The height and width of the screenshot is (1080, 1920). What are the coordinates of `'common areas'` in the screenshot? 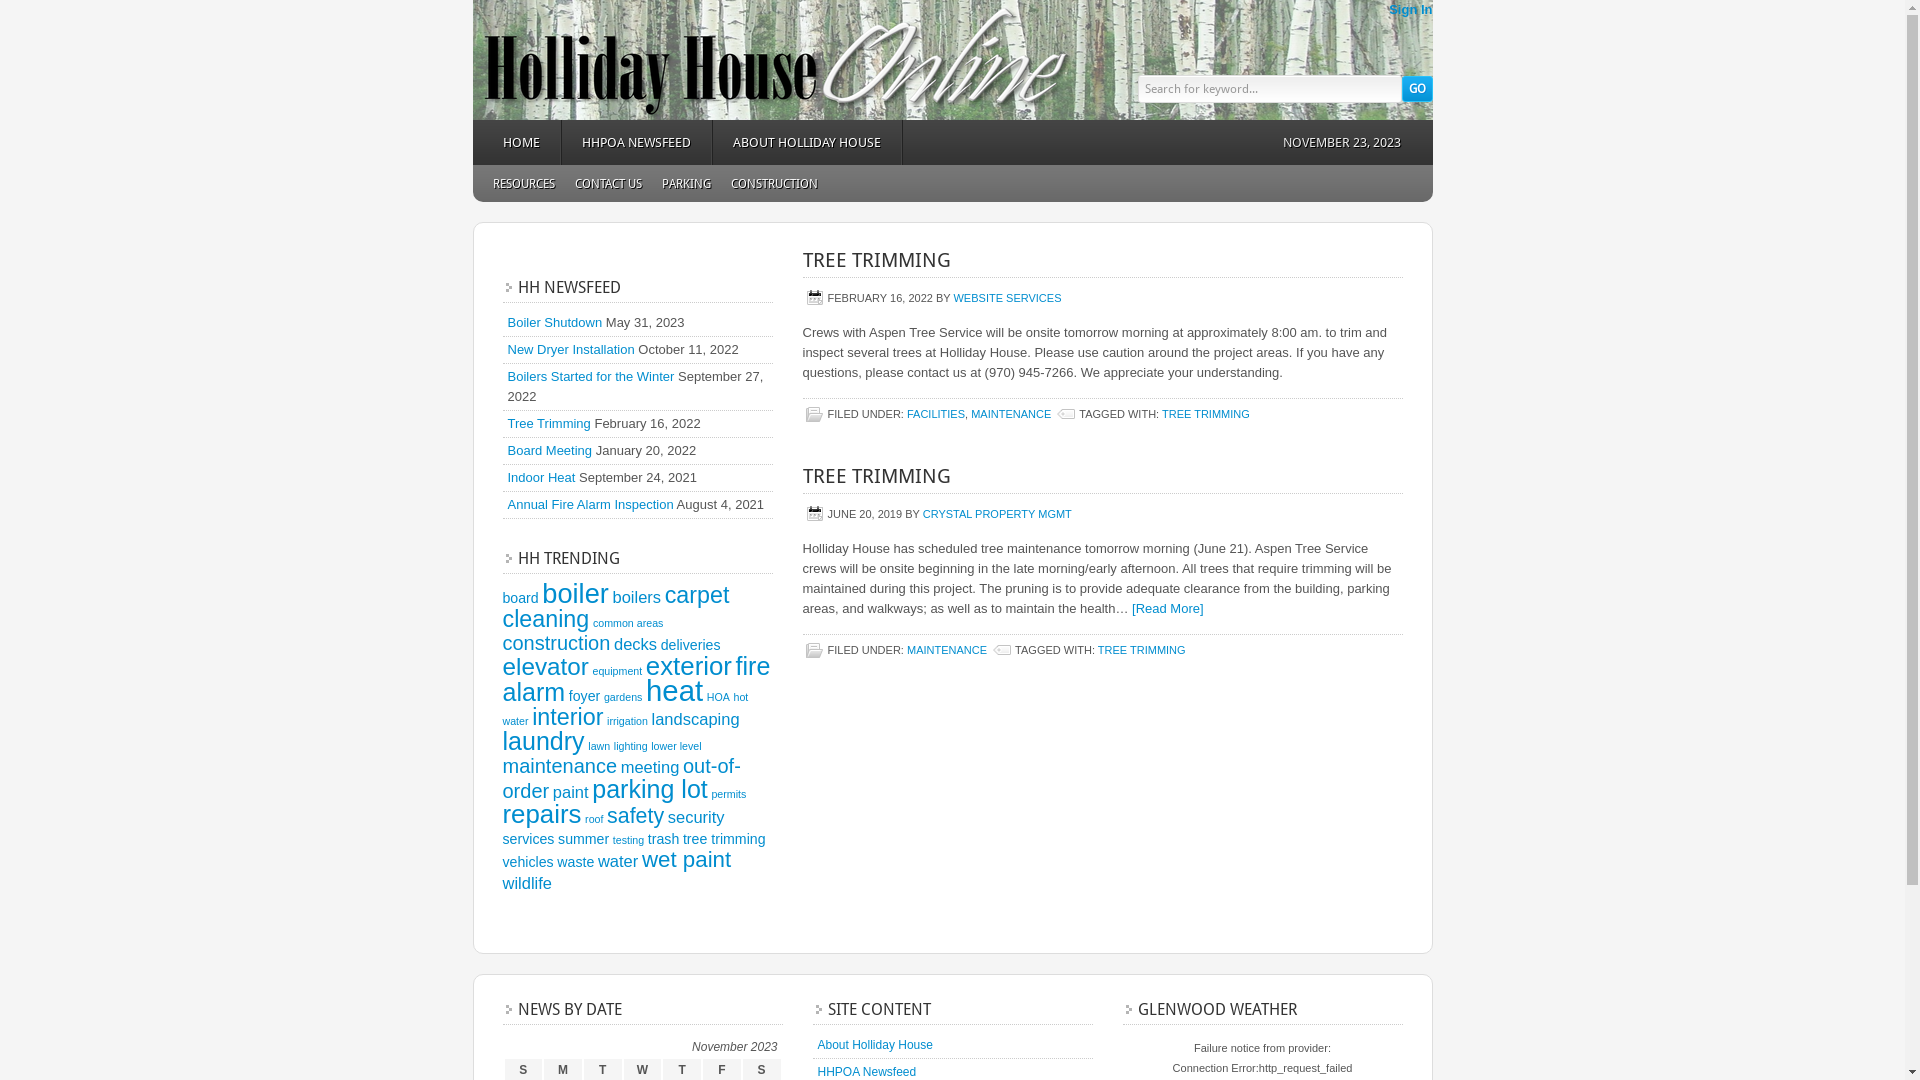 It's located at (627, 622).